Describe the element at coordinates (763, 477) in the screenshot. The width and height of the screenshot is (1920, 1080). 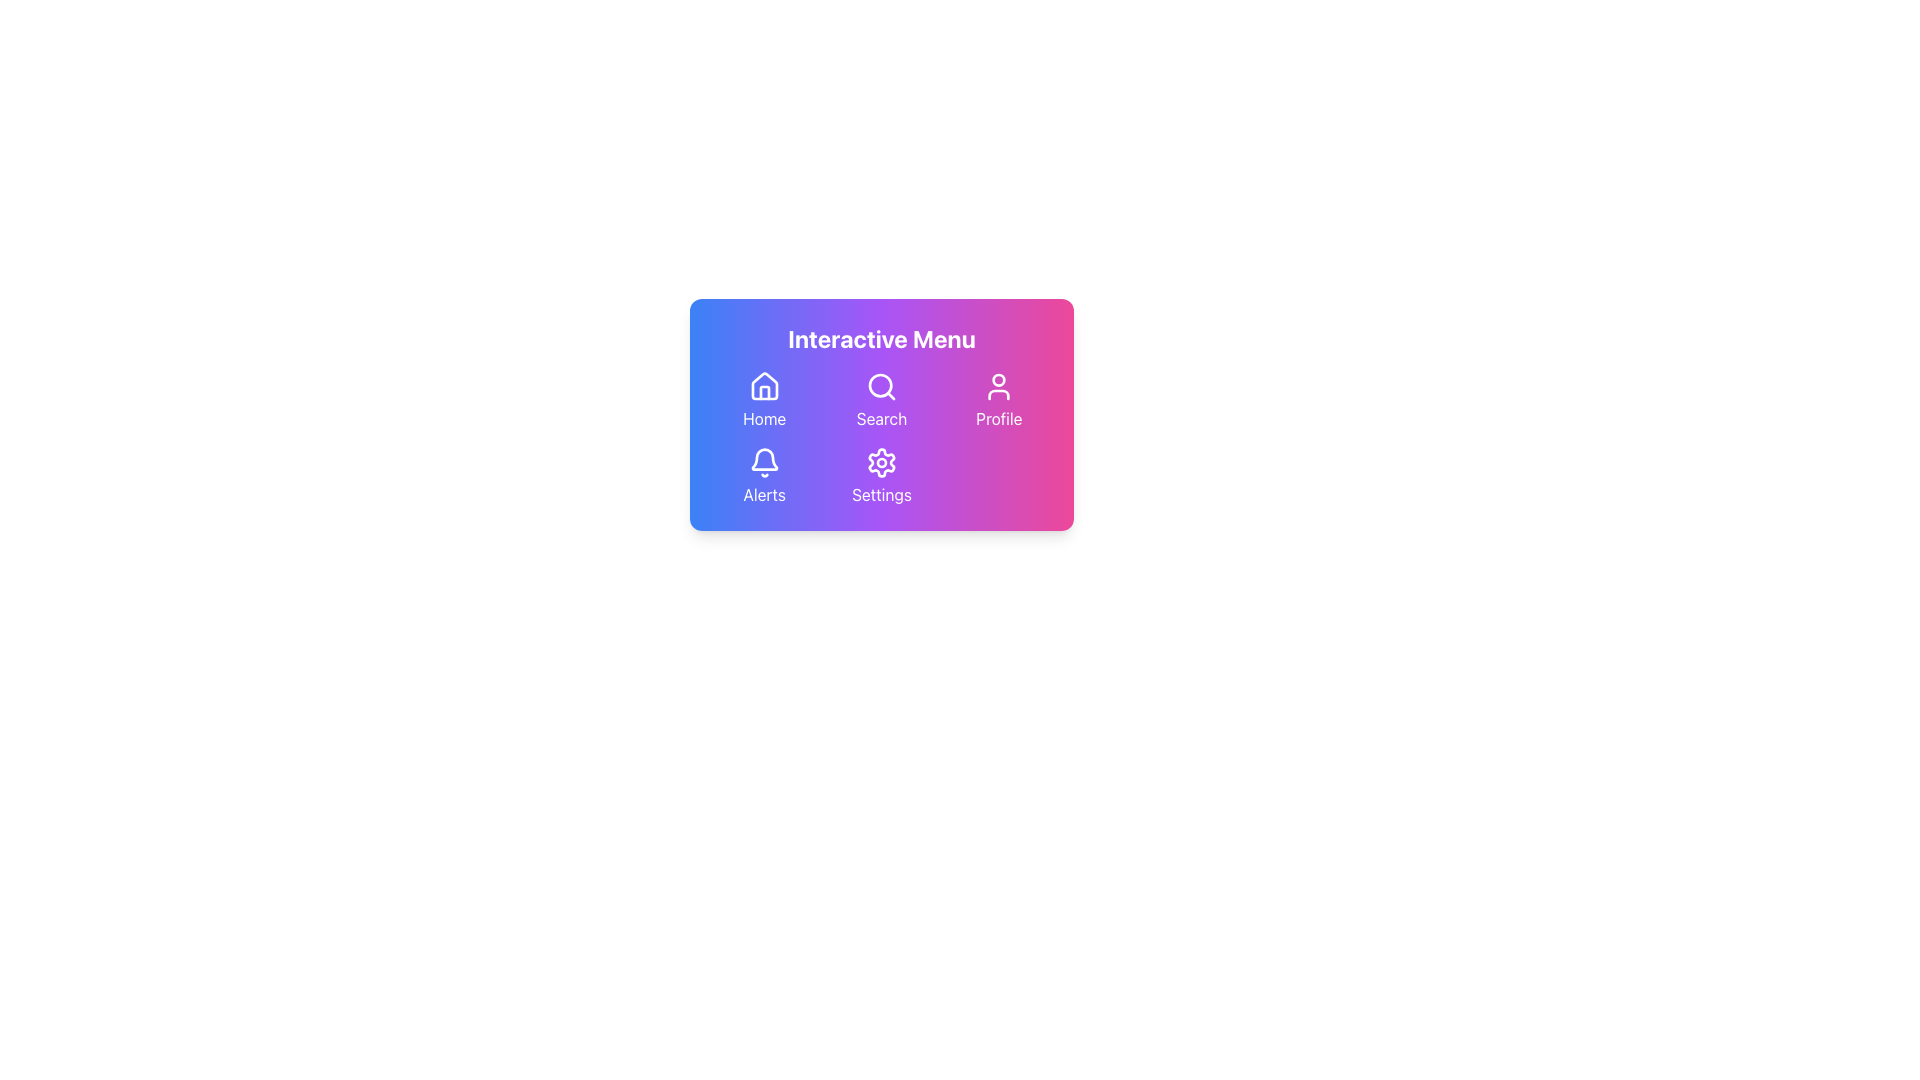
I see `the Alerts interactive menu item, which consists of a bell icon and the text 'Alerts,'` at that location.